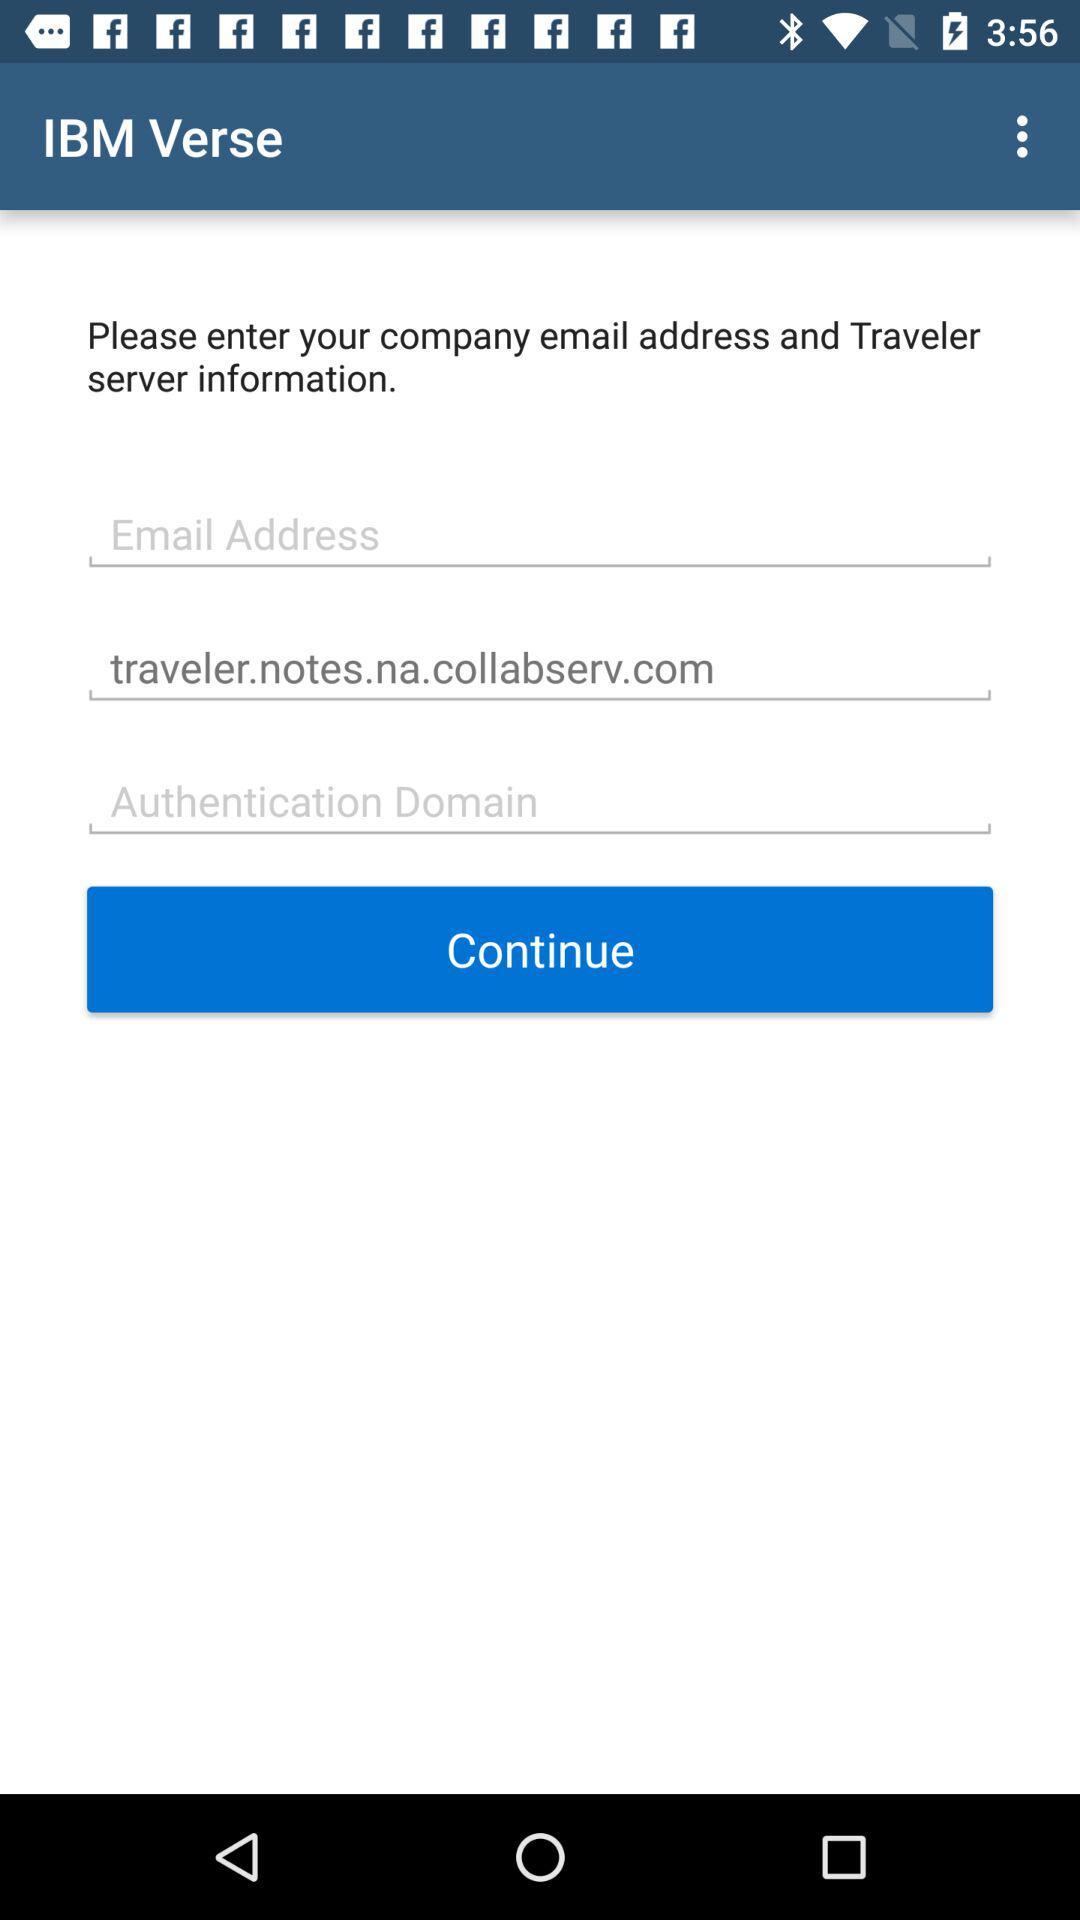  Describe the element at coordinates (540, 797) in the screenshot. I see `icon above continue icon` at that location.